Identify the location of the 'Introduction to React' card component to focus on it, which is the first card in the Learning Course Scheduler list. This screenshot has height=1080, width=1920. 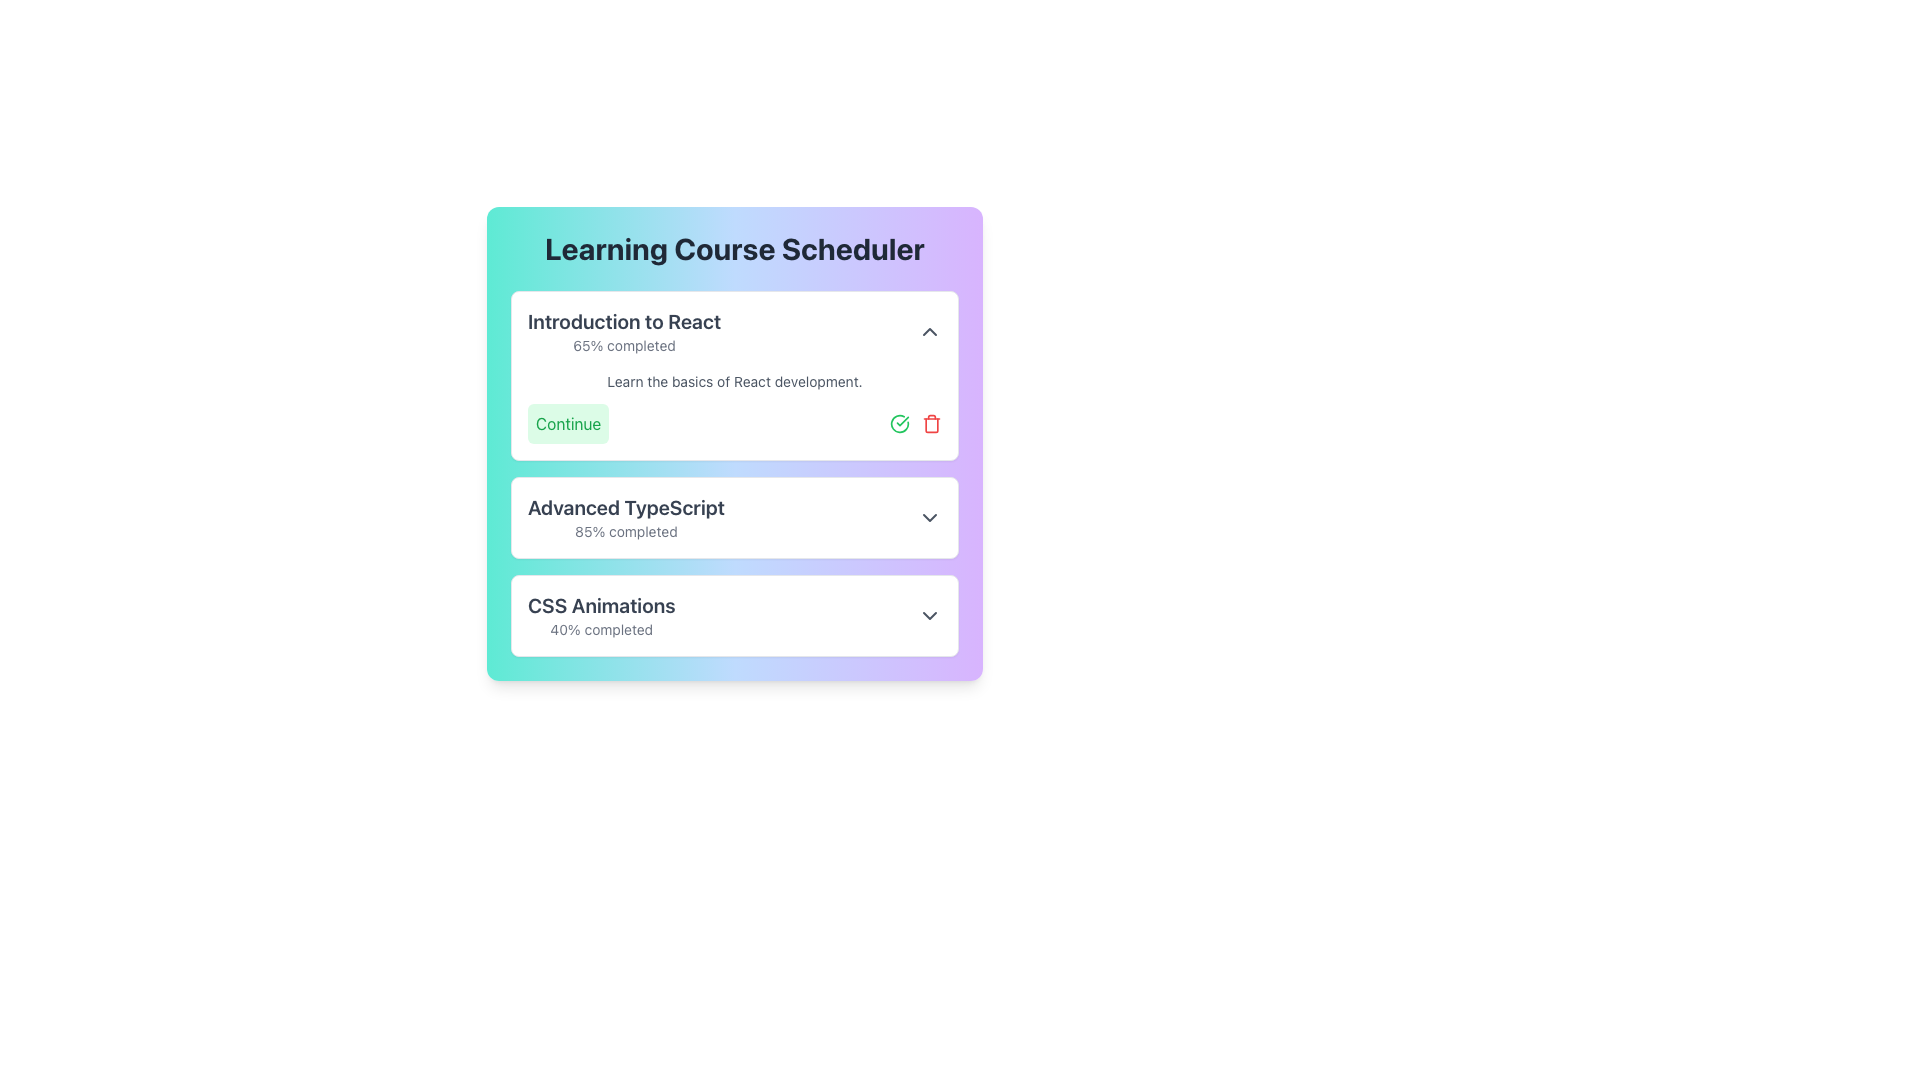
(733, 375).